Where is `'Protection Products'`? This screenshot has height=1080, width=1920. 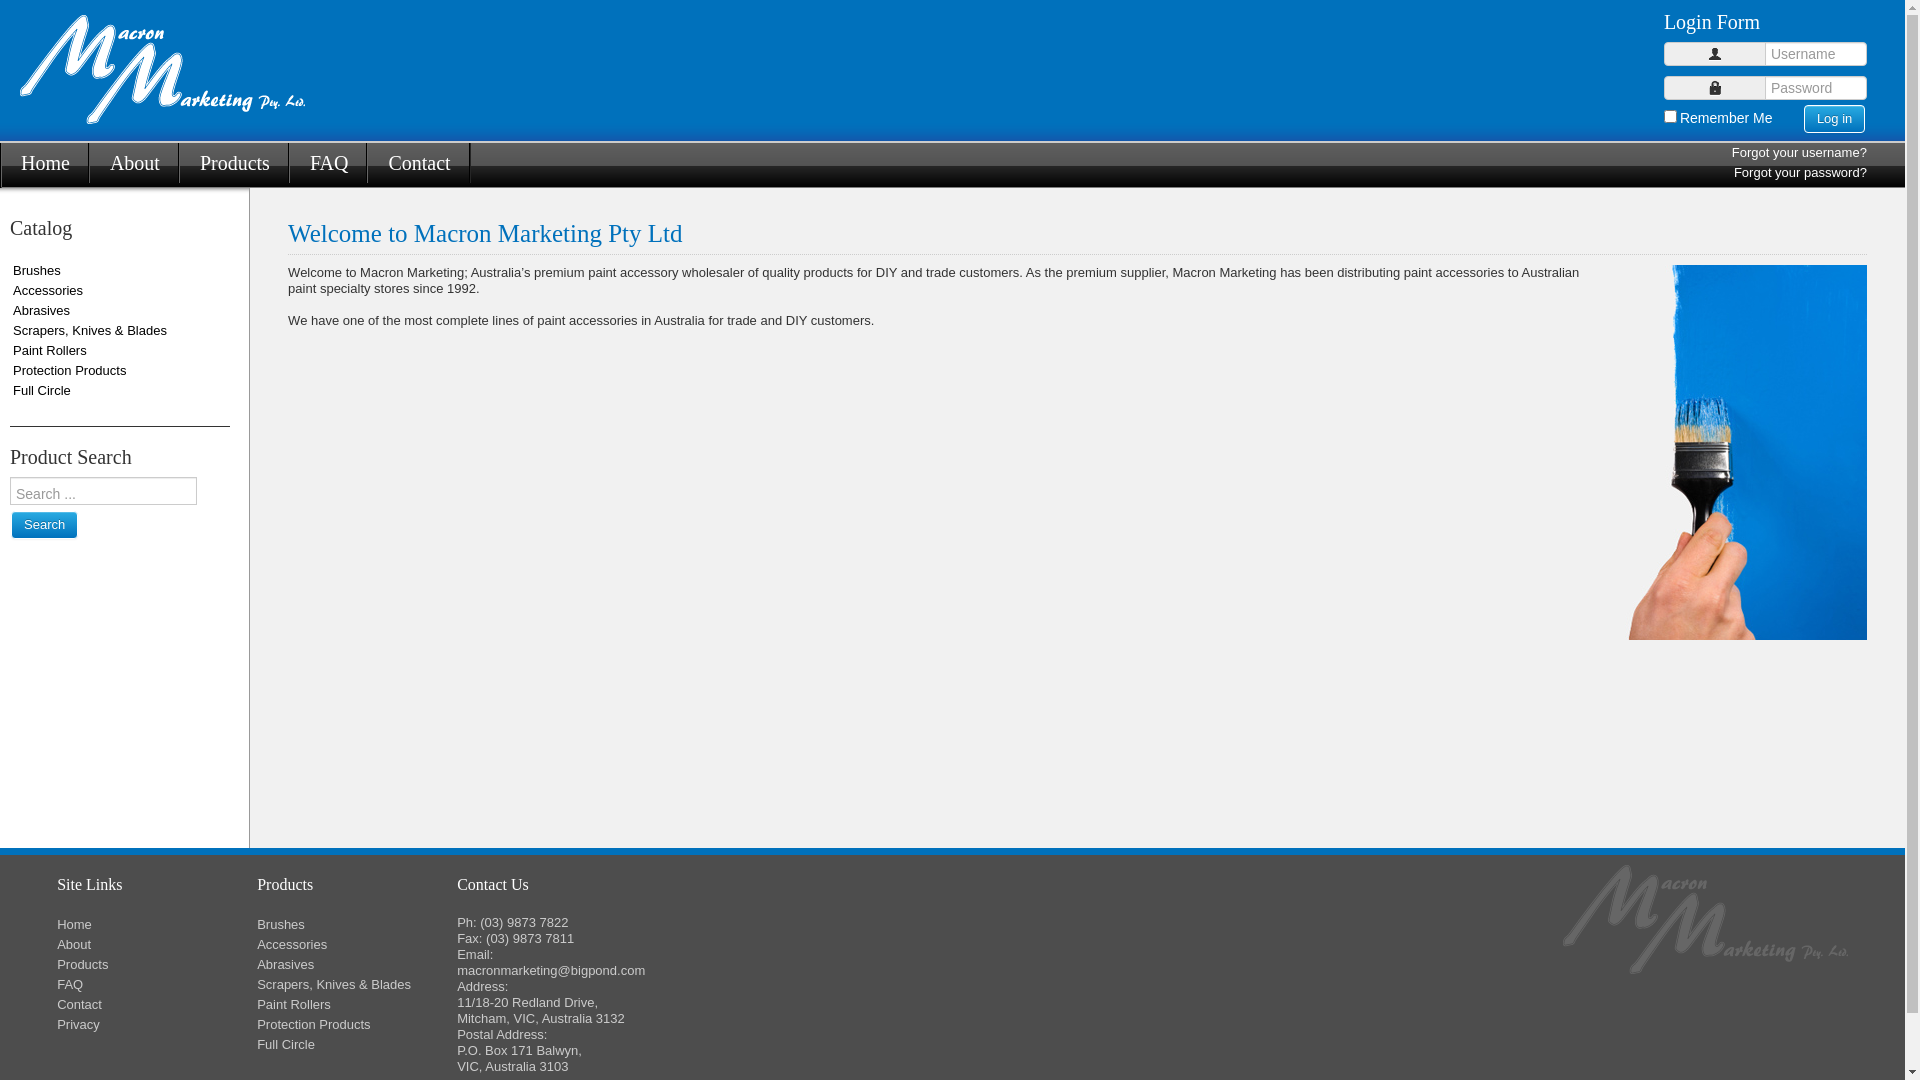
'Protection Products' is located at coordinates (256, 1025).